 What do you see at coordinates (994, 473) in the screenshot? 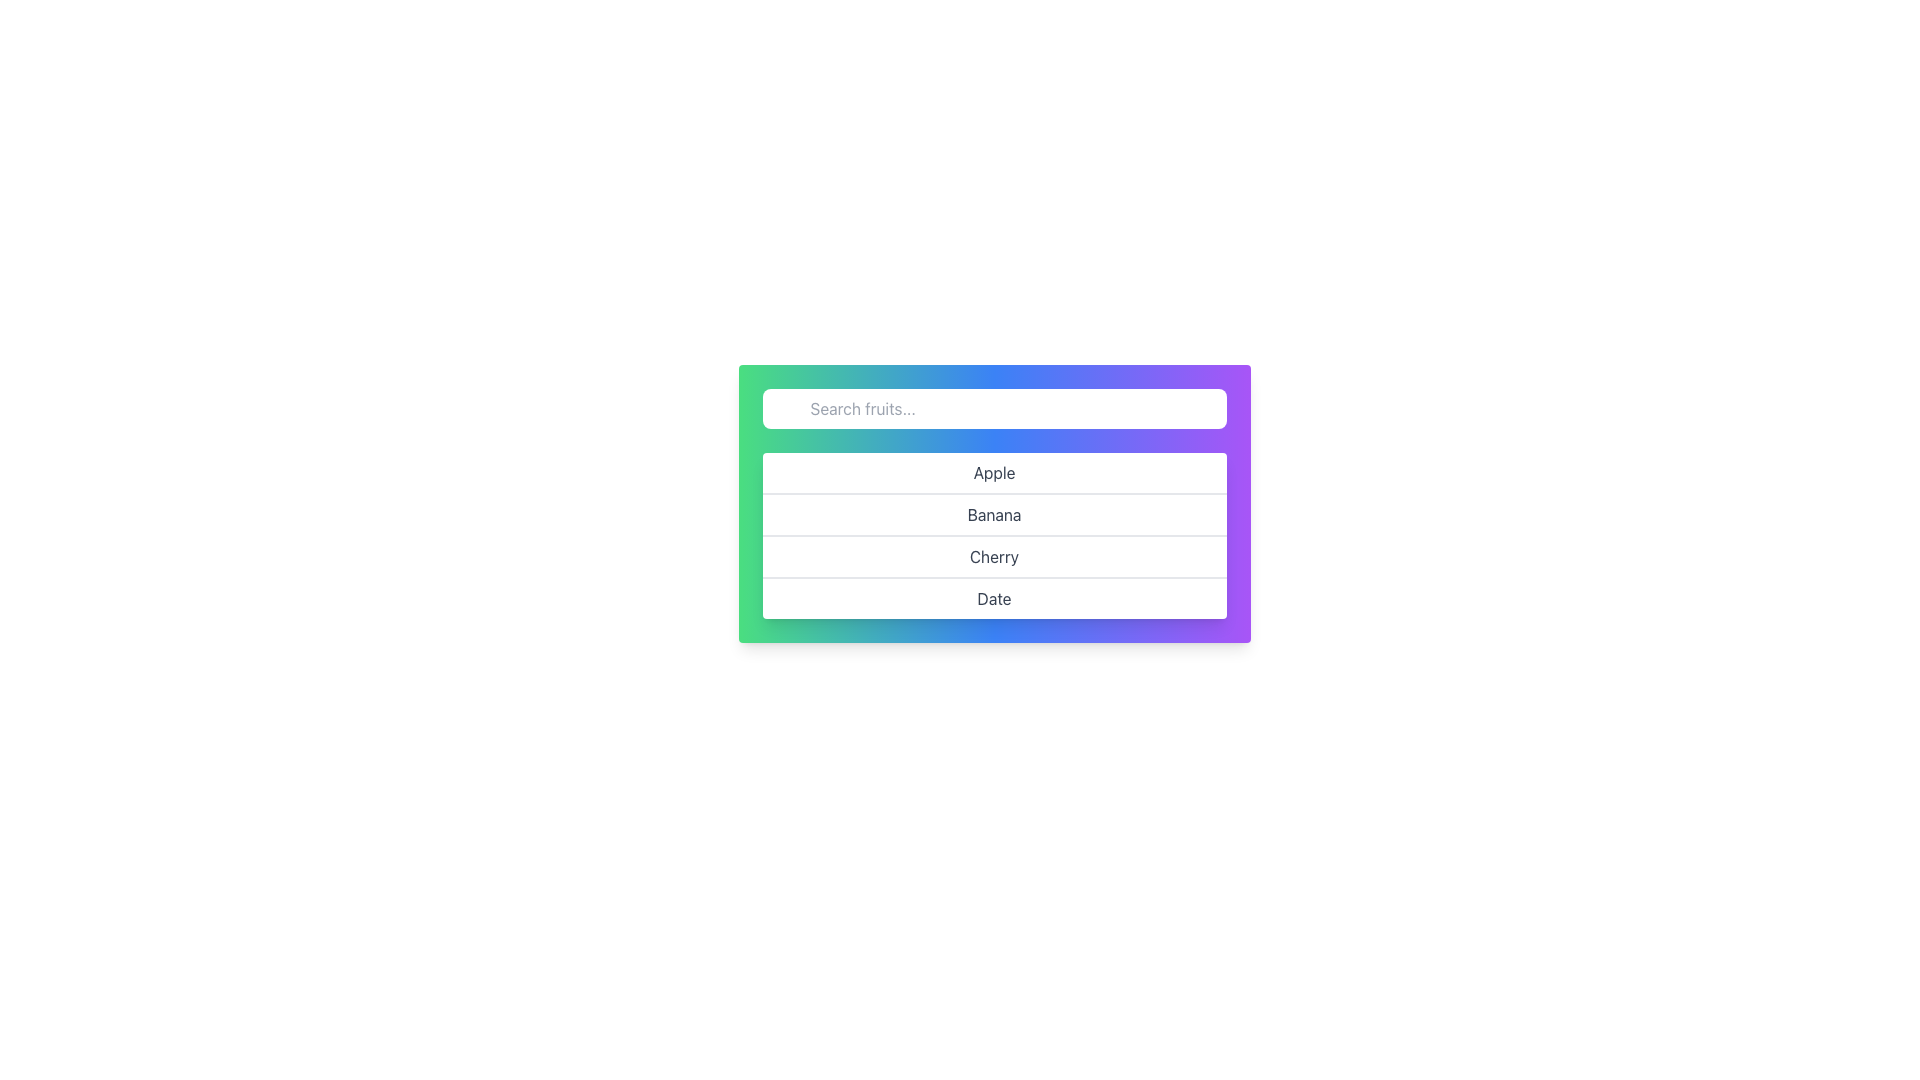
I see `the first item in the vertical list of selectable items, which is a text label located above 'Banana', 'Cherry', and 'Date'` at bounding box center [994, 473].